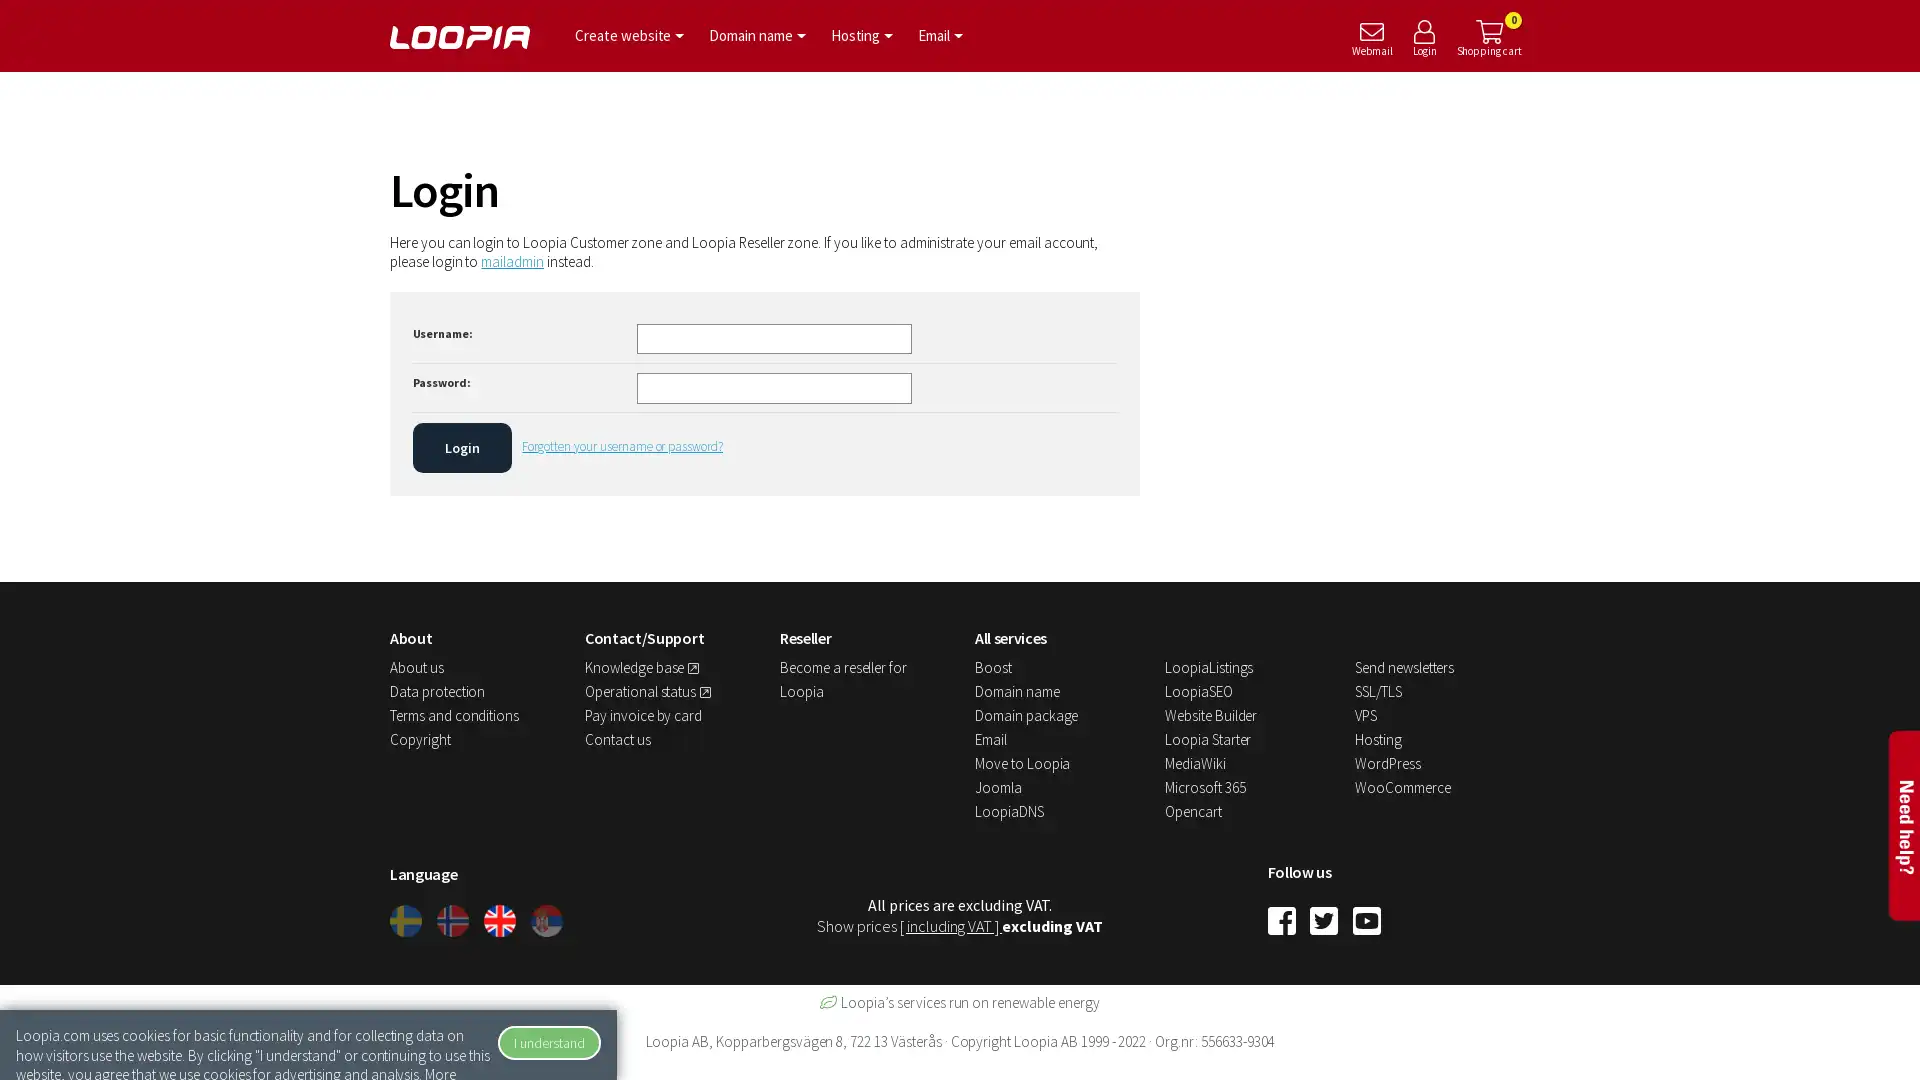 The width and height of the screenshot is (1920, 1080). I want to click on Login, so click(460, 446).